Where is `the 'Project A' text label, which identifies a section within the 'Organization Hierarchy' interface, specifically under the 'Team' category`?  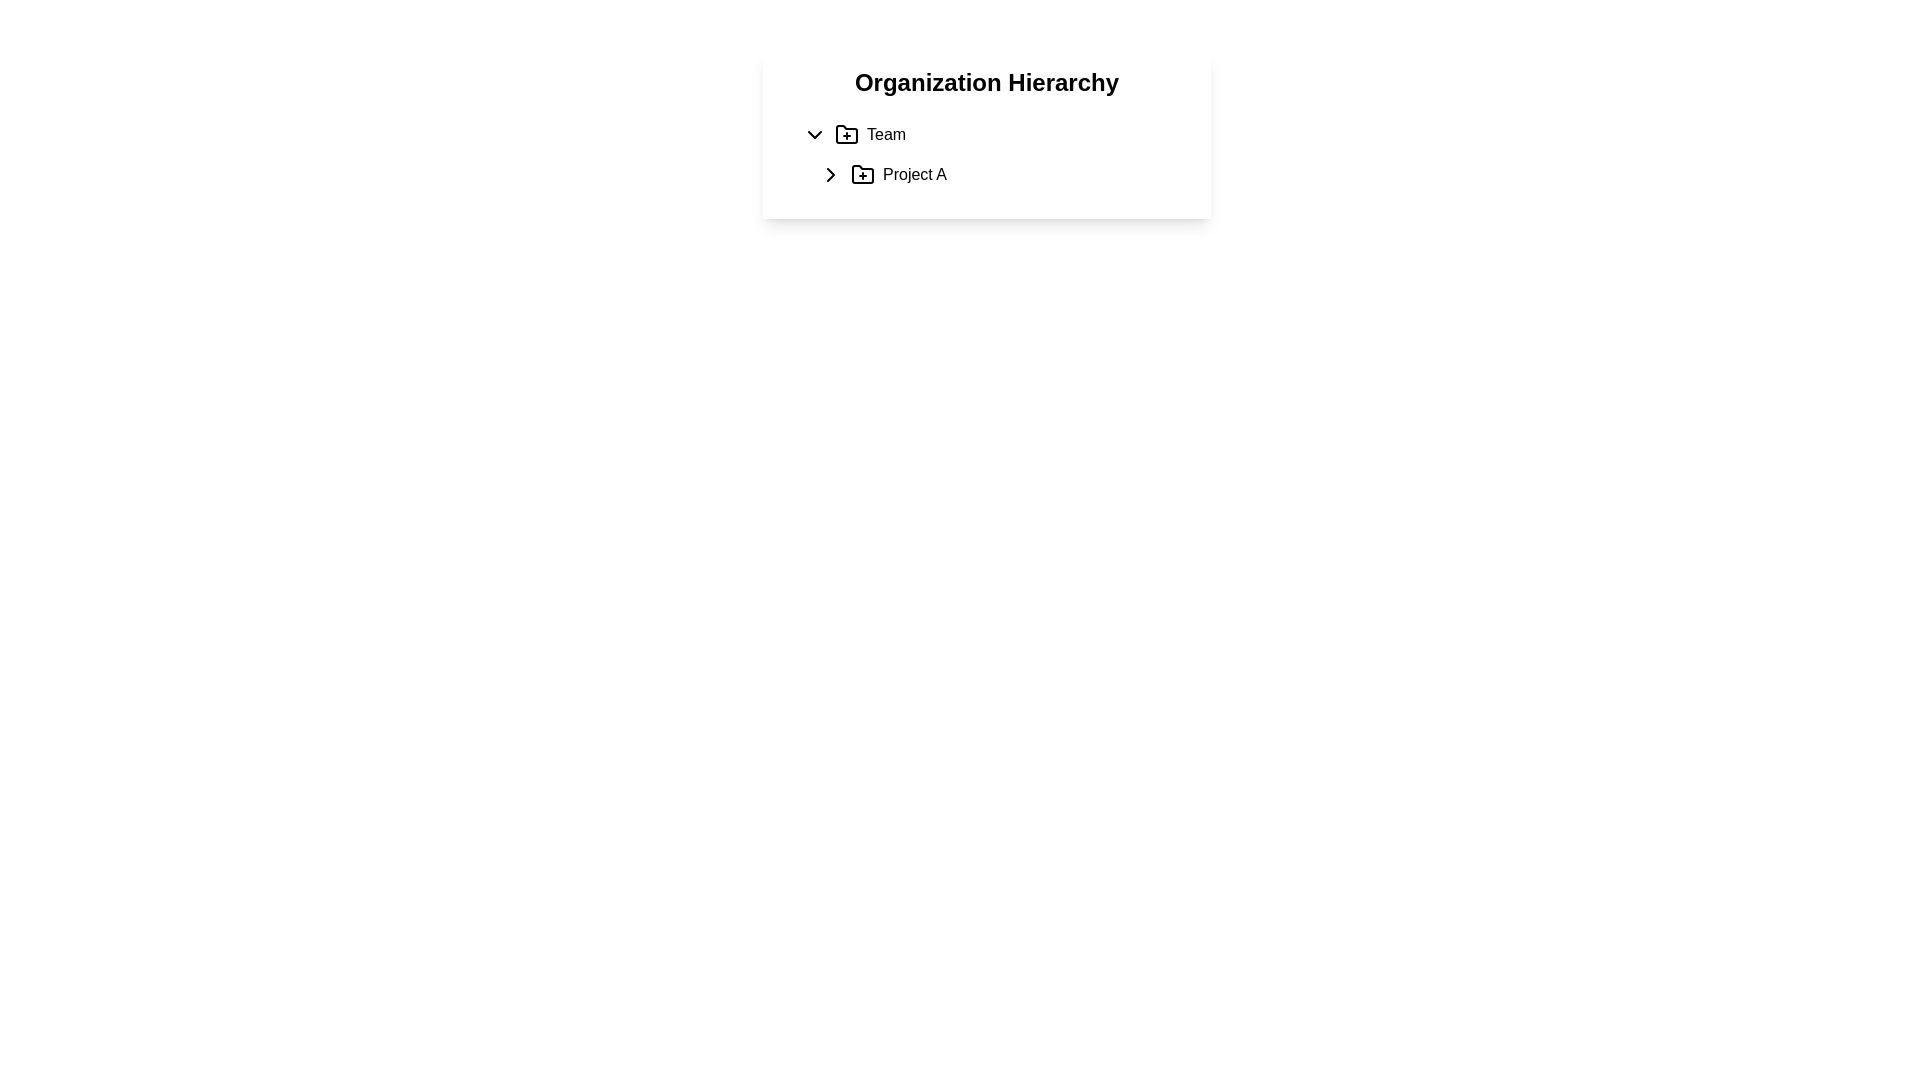 the 'Project A' text label, which identifies a section within the 'Organization Hierarchy' interface, specifically under the 'Team' category is located at coordinates (914, 173).